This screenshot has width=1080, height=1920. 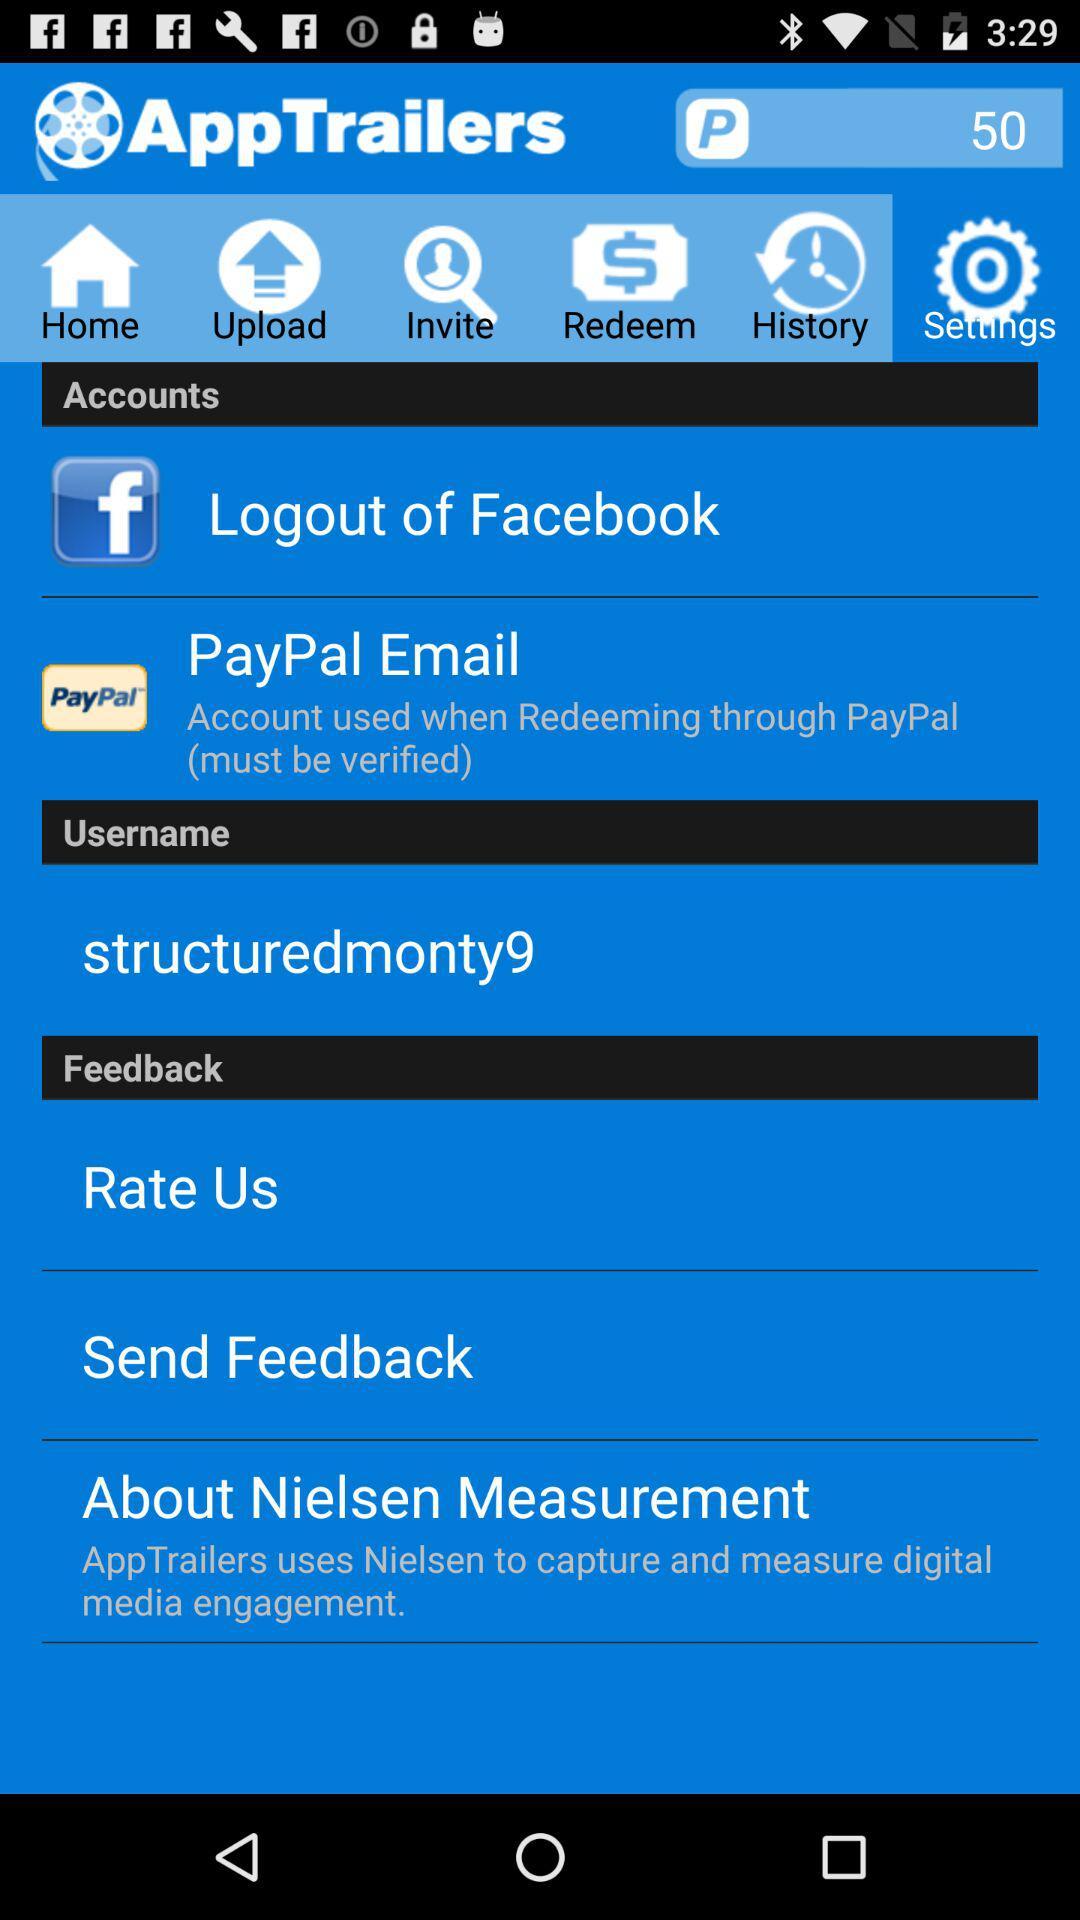 What do you see at coordinates (277, 1354) in the screenshot?
I see `app at the bottom left corner` at bounding box center [277, 1354].